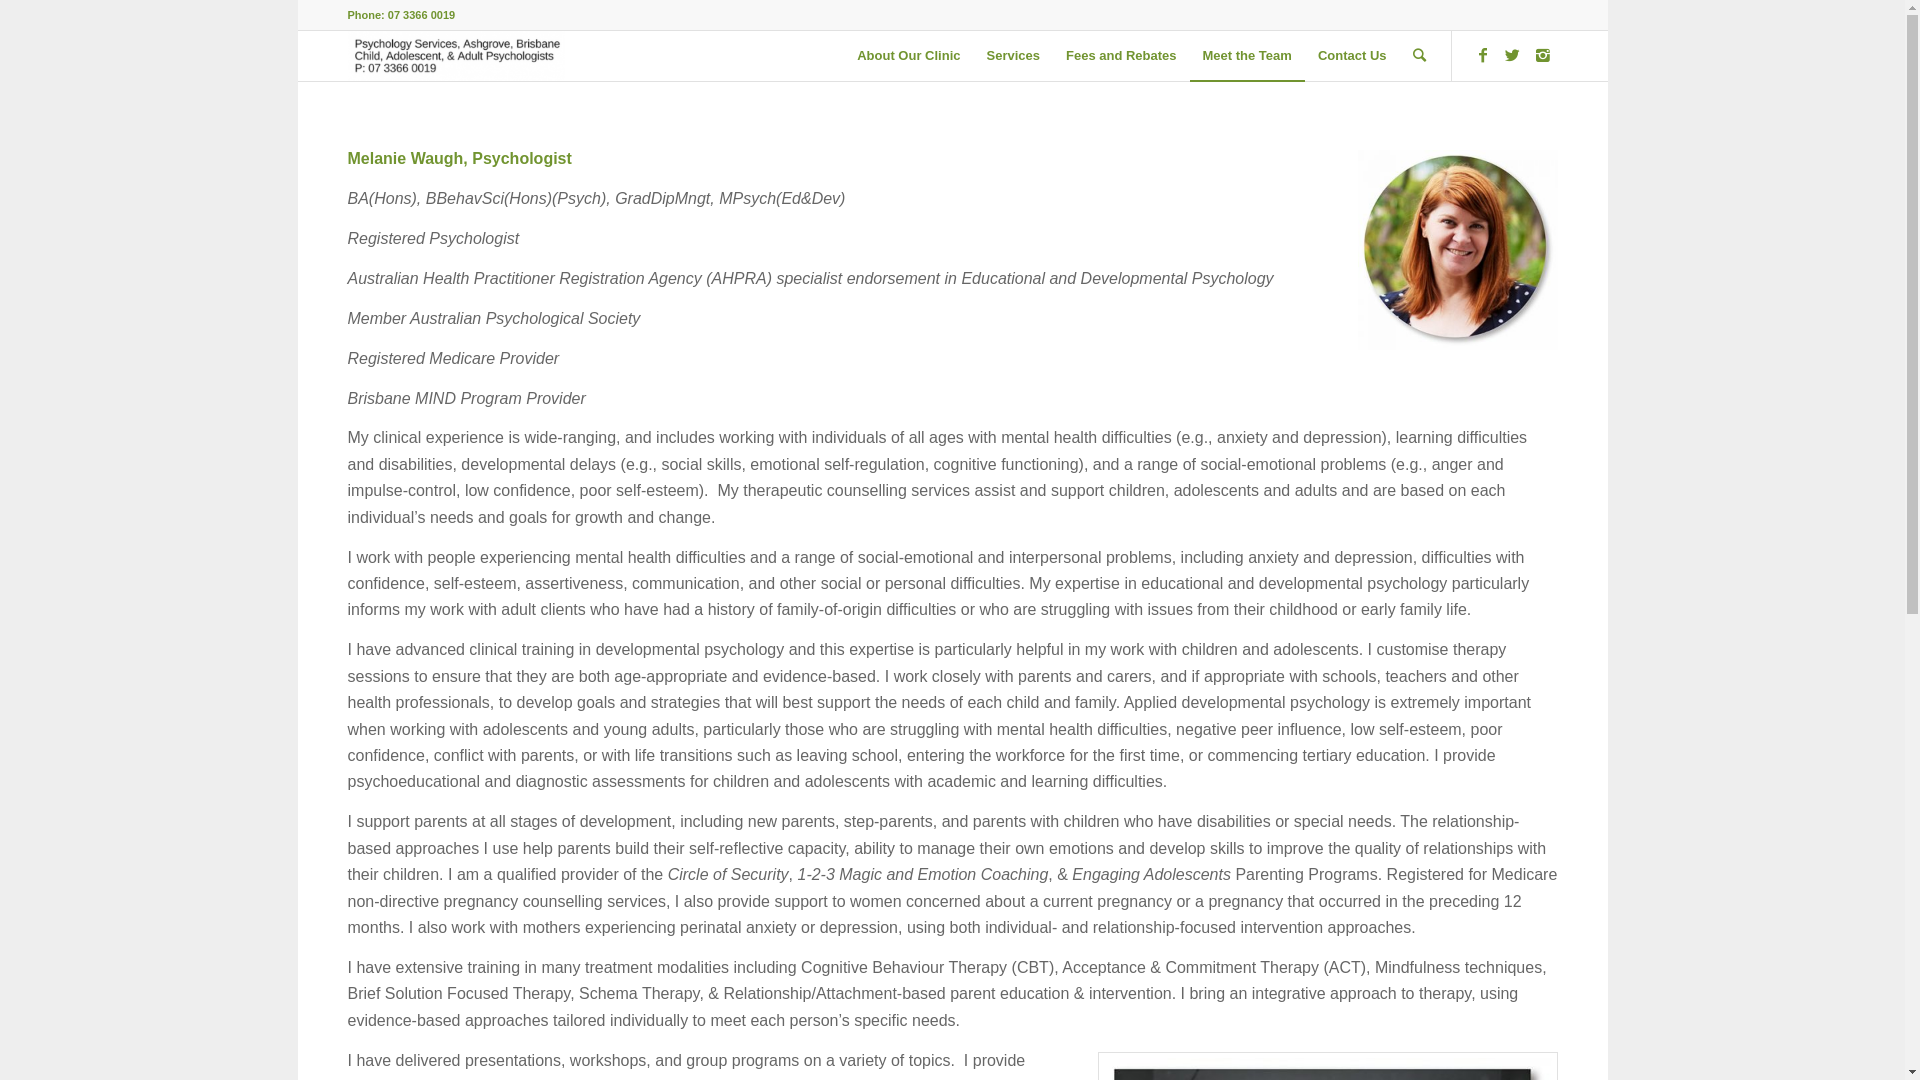 Image resolution: width=1920 pixels, height=1080 pixels. Describe the element at coordinates (1512, 53) in the screenshot. I see `'Twitter'` at that location.